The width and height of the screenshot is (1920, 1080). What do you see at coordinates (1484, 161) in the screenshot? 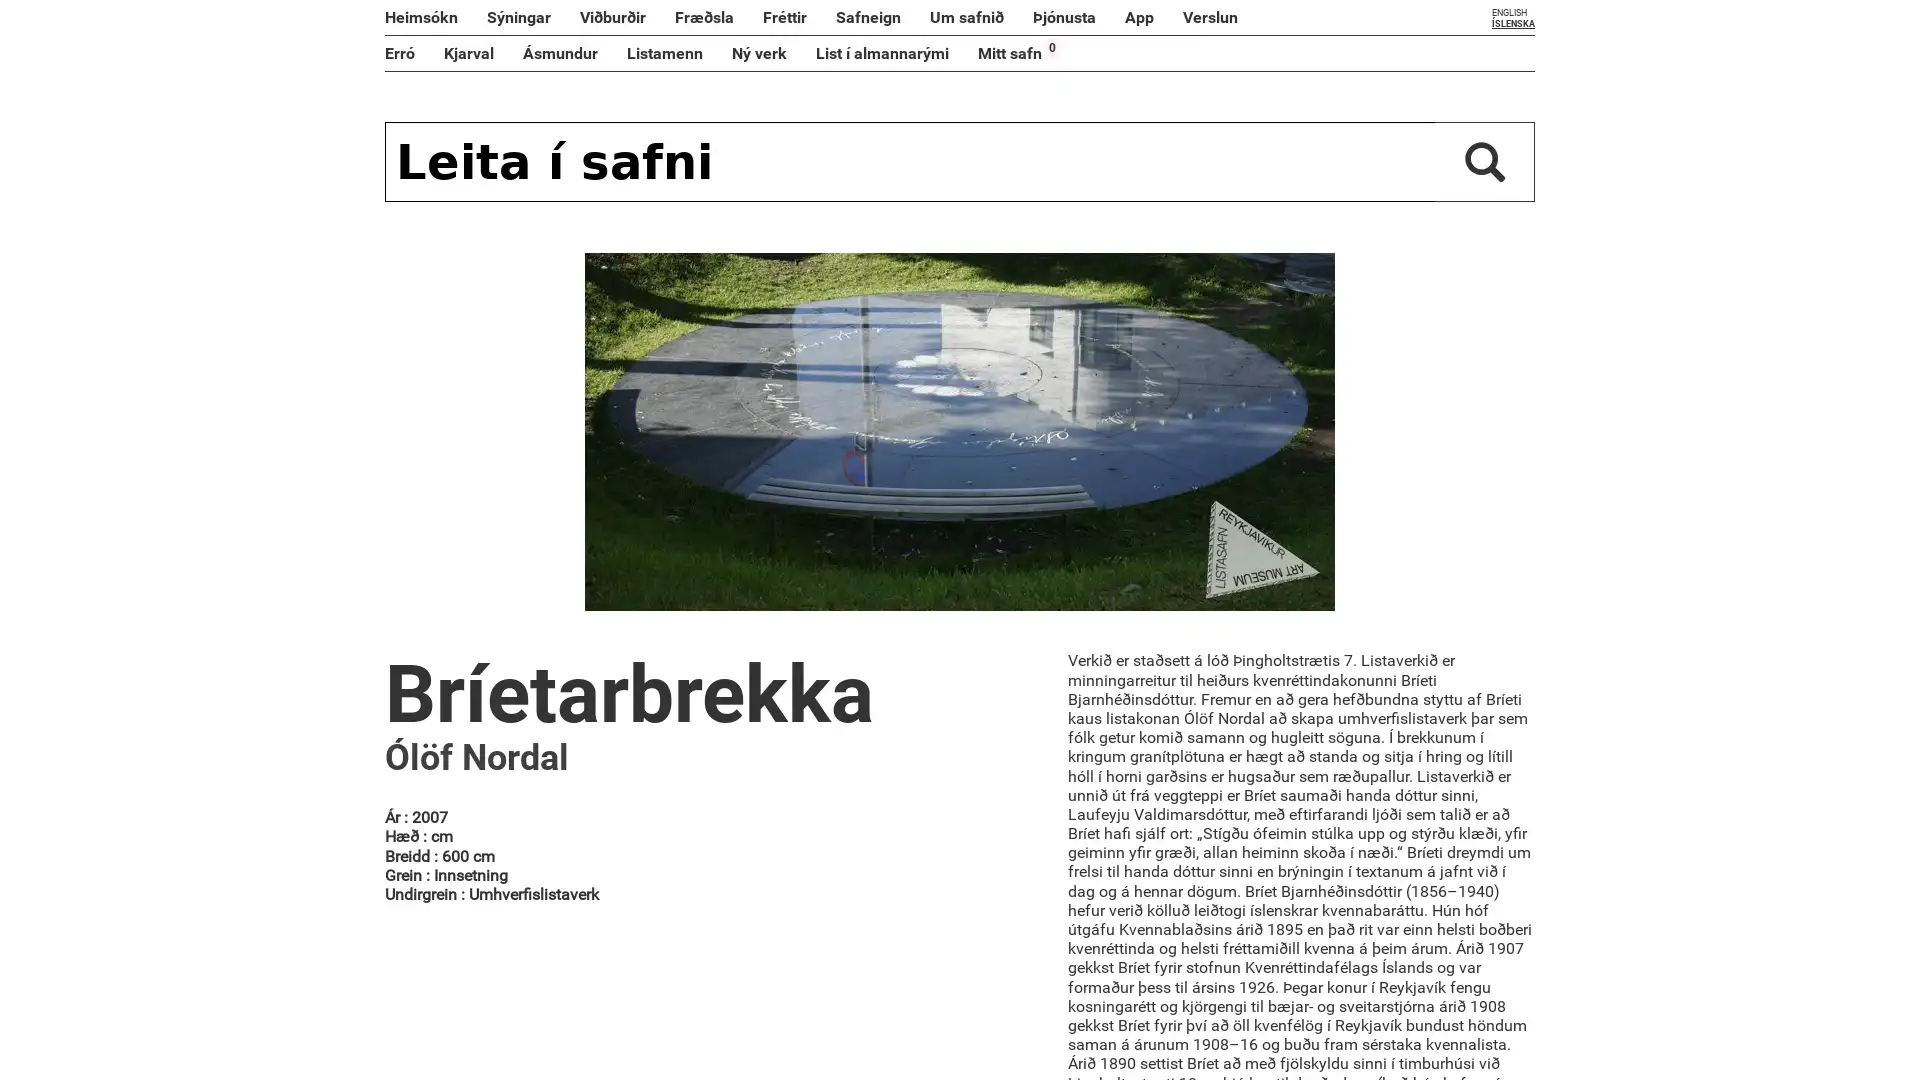
I see `HVA VILTU FINNA?` at bounding box center [1484, 161].